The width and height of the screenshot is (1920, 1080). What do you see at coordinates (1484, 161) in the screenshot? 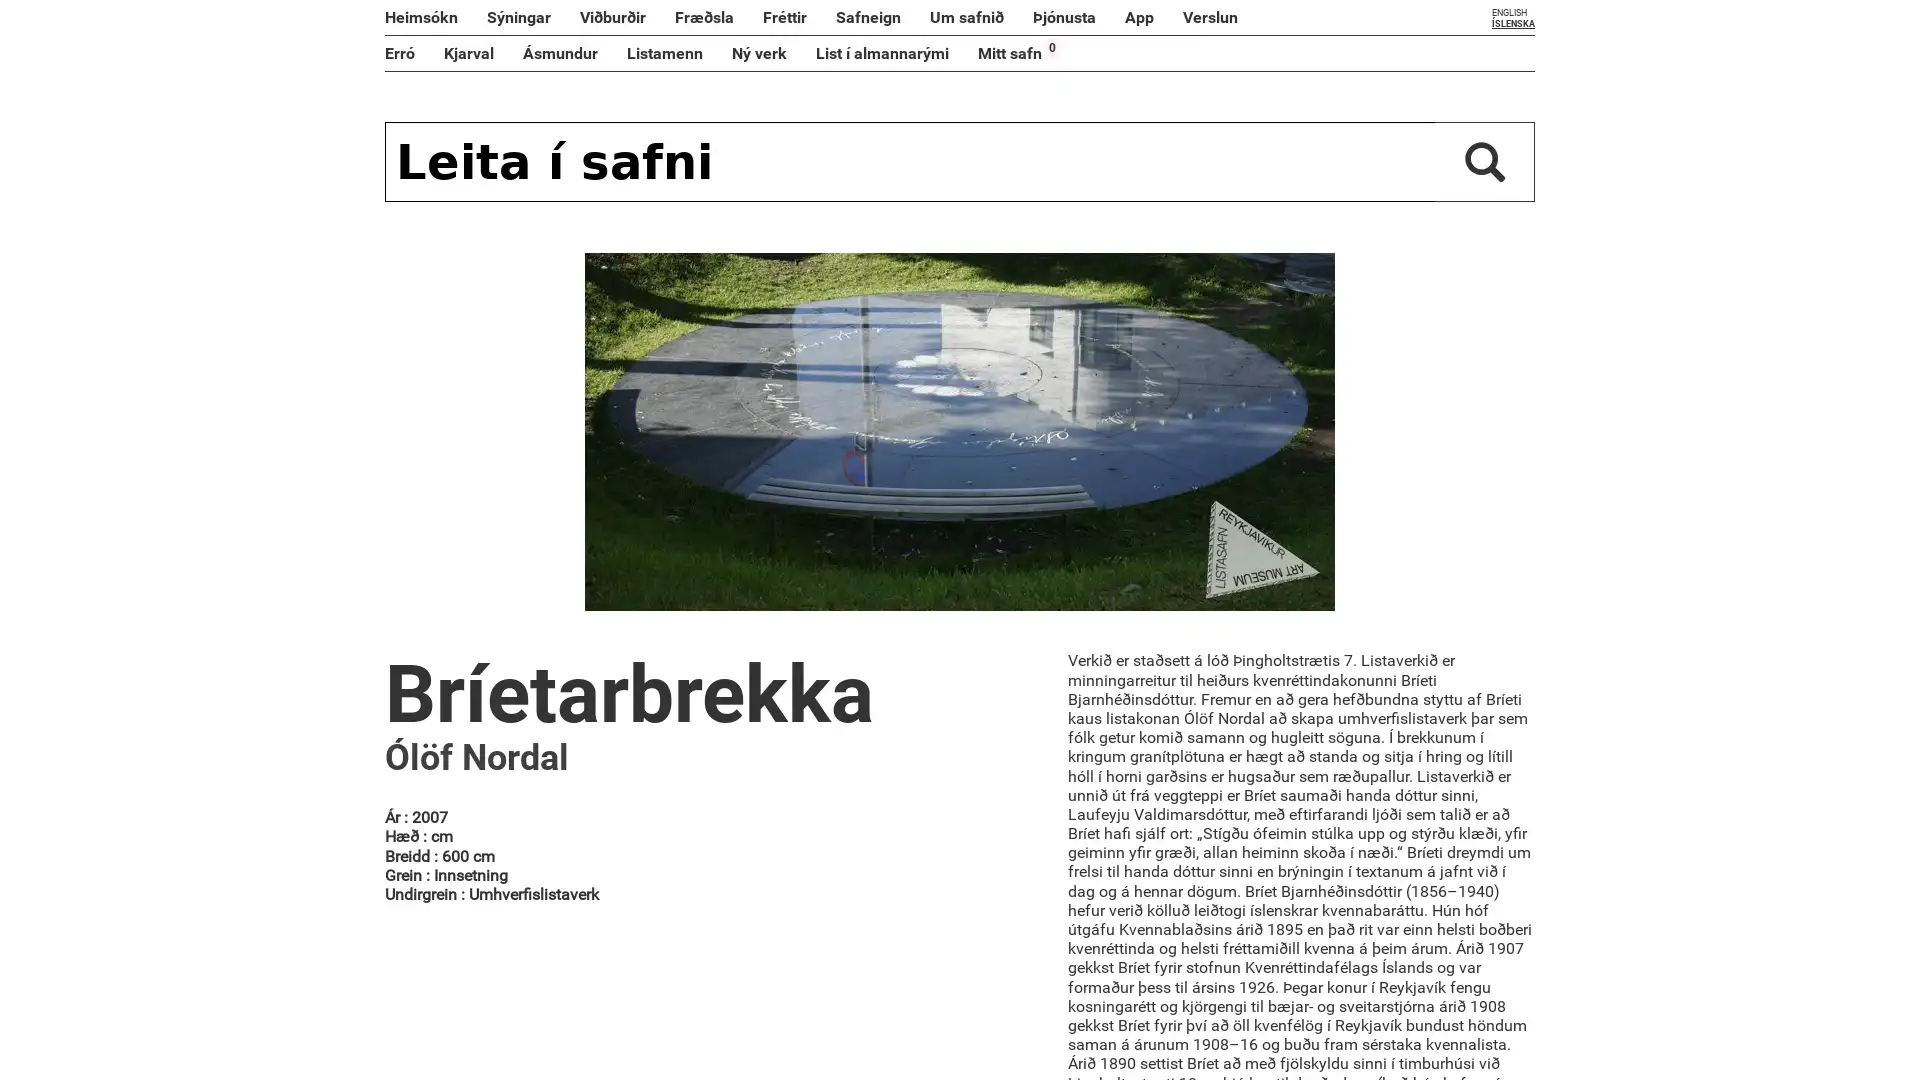
I see `HVA VILTU FINNA?` at bounding box center [1484, 161].